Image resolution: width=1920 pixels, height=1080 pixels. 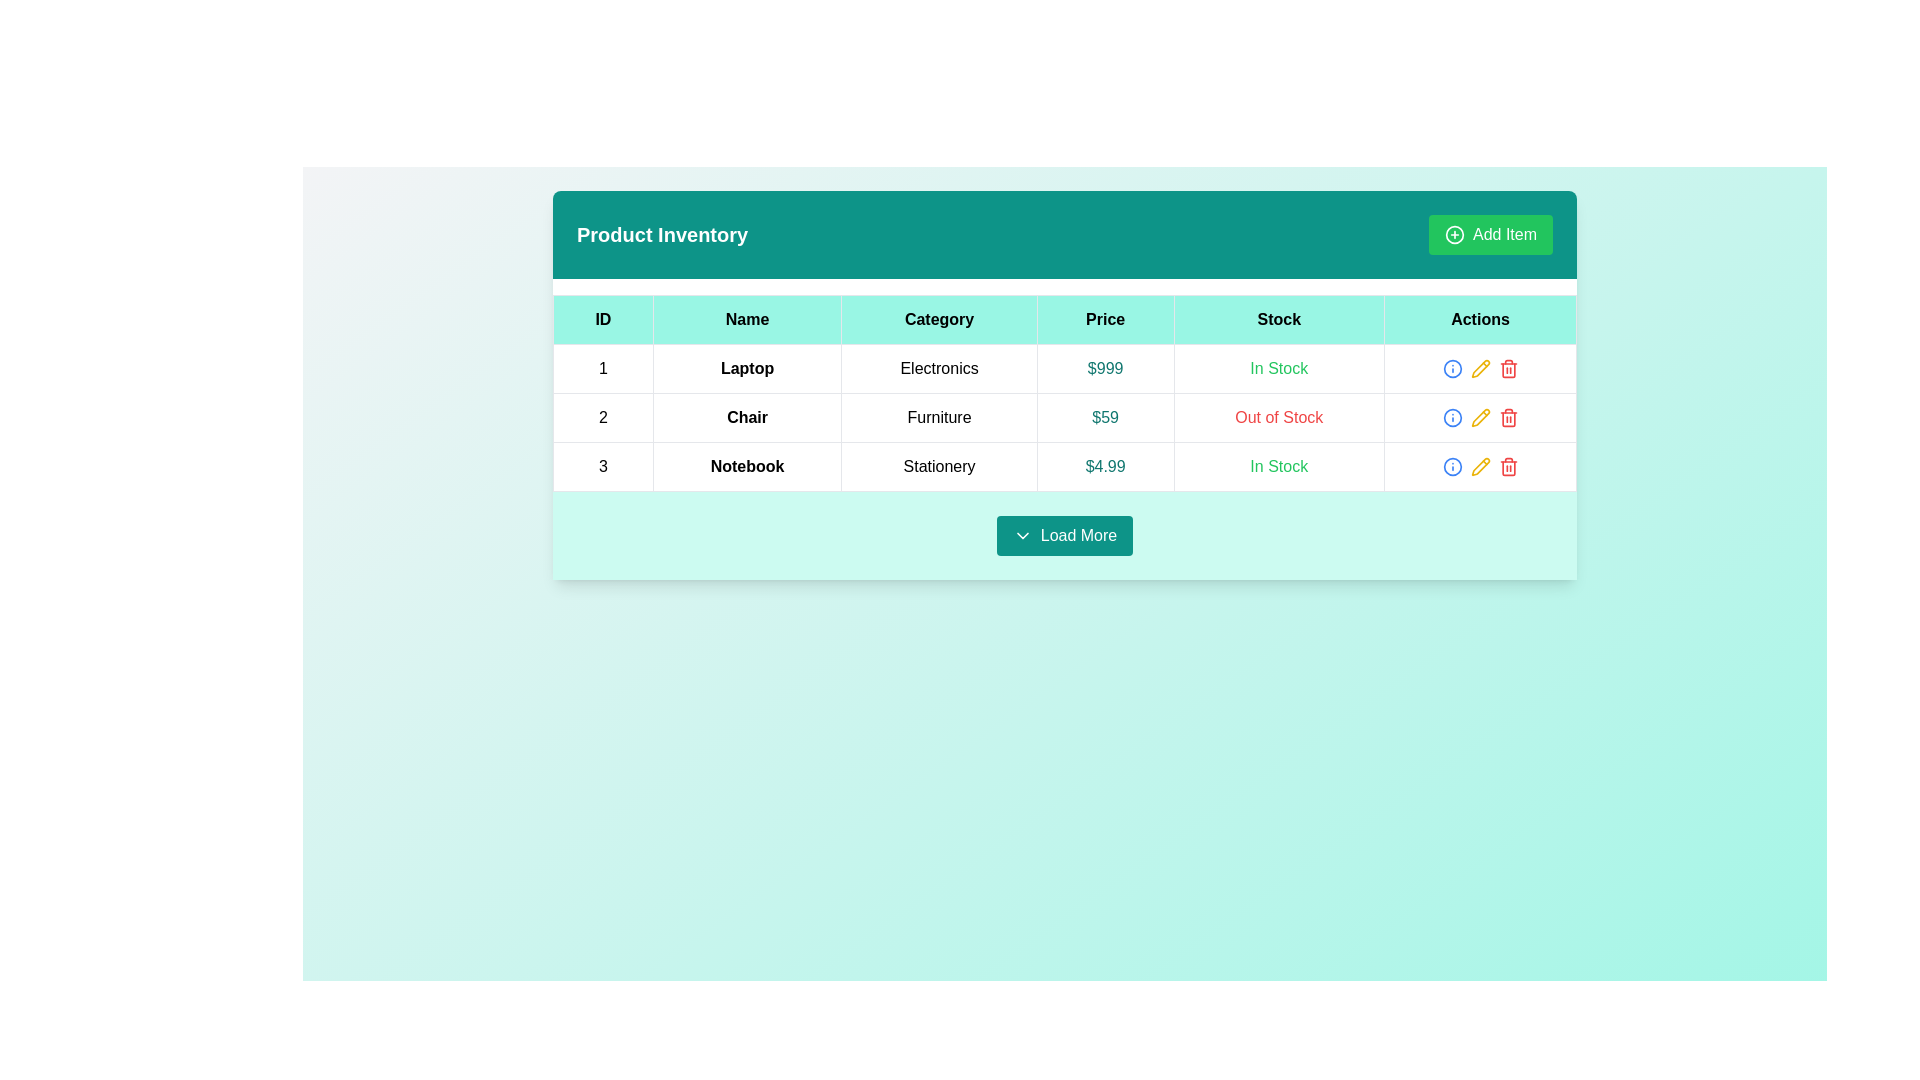 What do you see at coordinates (1064, 535) in the screenshot?
I see `the 'Load More' button, which has a teal-green background, rounded edges, and white text with a downward arrow icon` at bounding box center [1064, 535].